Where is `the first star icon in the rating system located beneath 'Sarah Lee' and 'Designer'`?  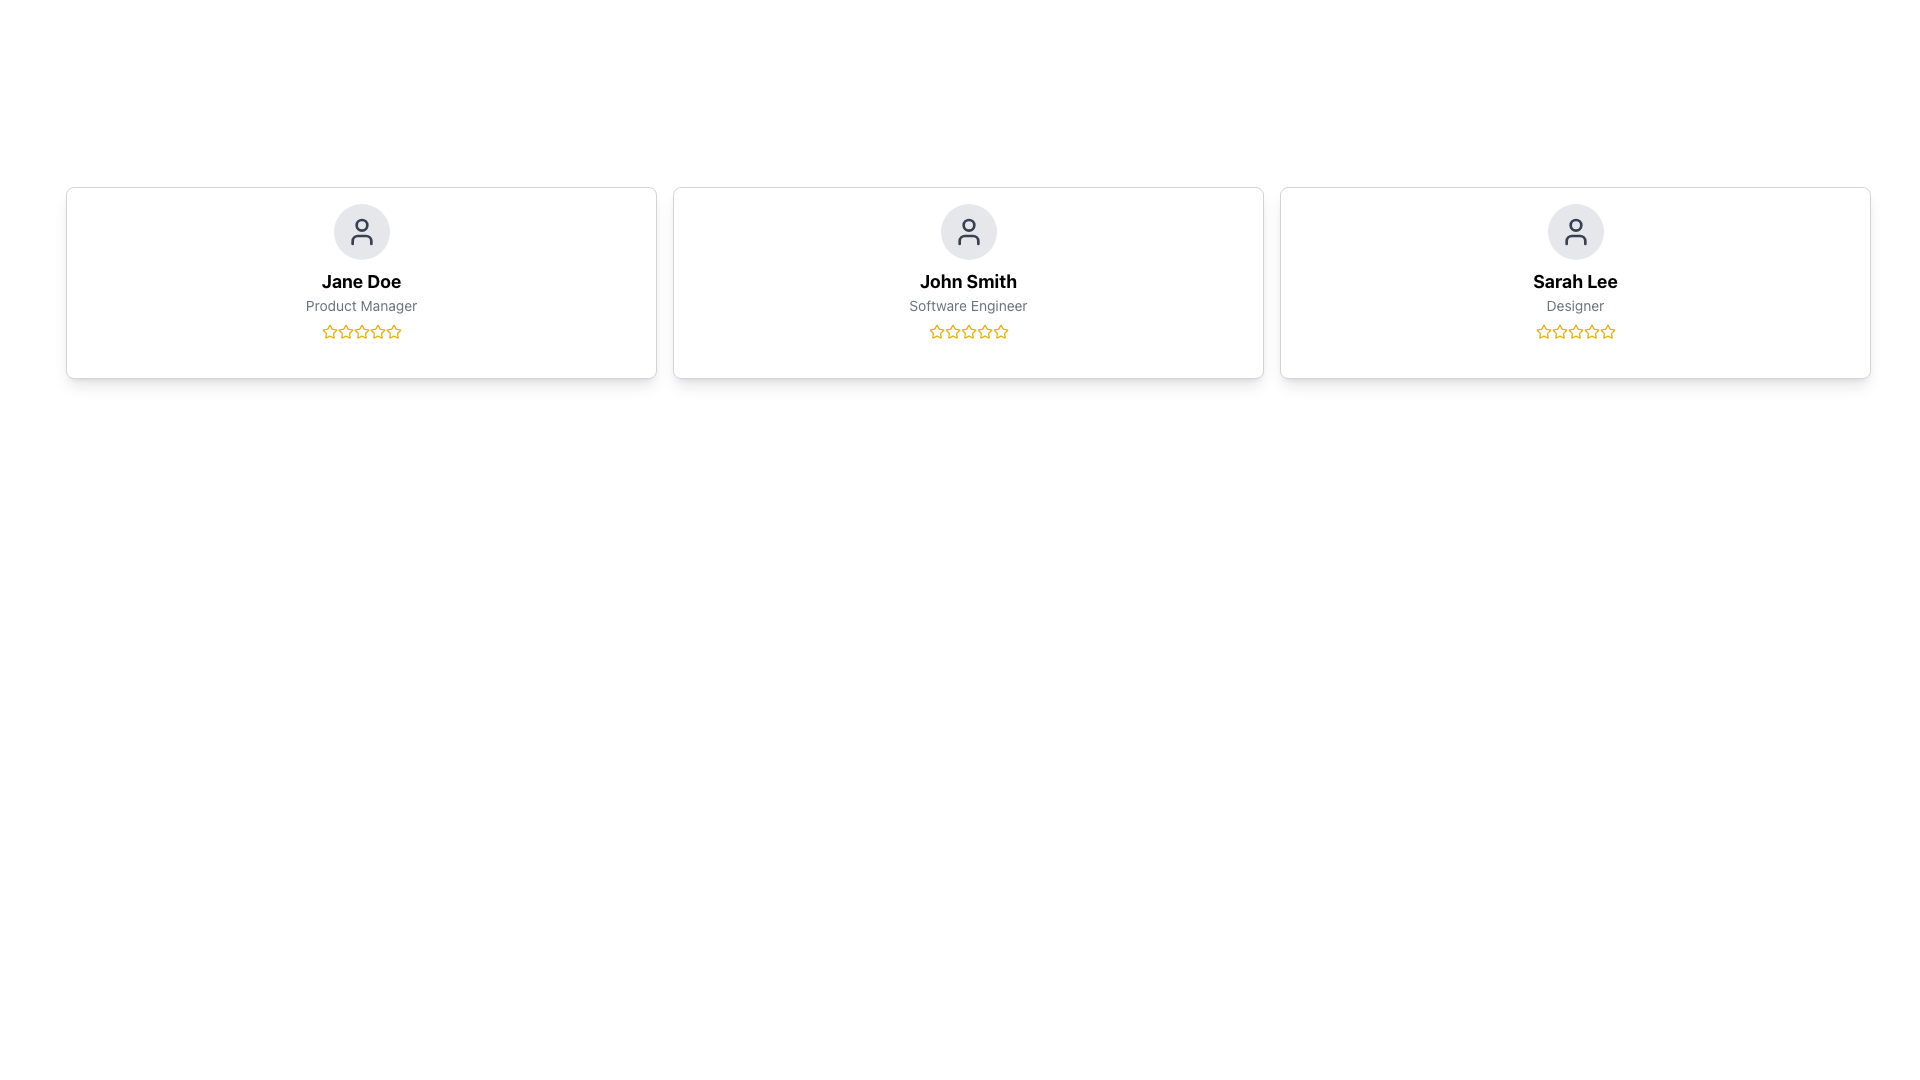
the first star icon in the rating system located beneath 'Sarah Lee' and 'Designer' is located at coordinates (1542, 330).